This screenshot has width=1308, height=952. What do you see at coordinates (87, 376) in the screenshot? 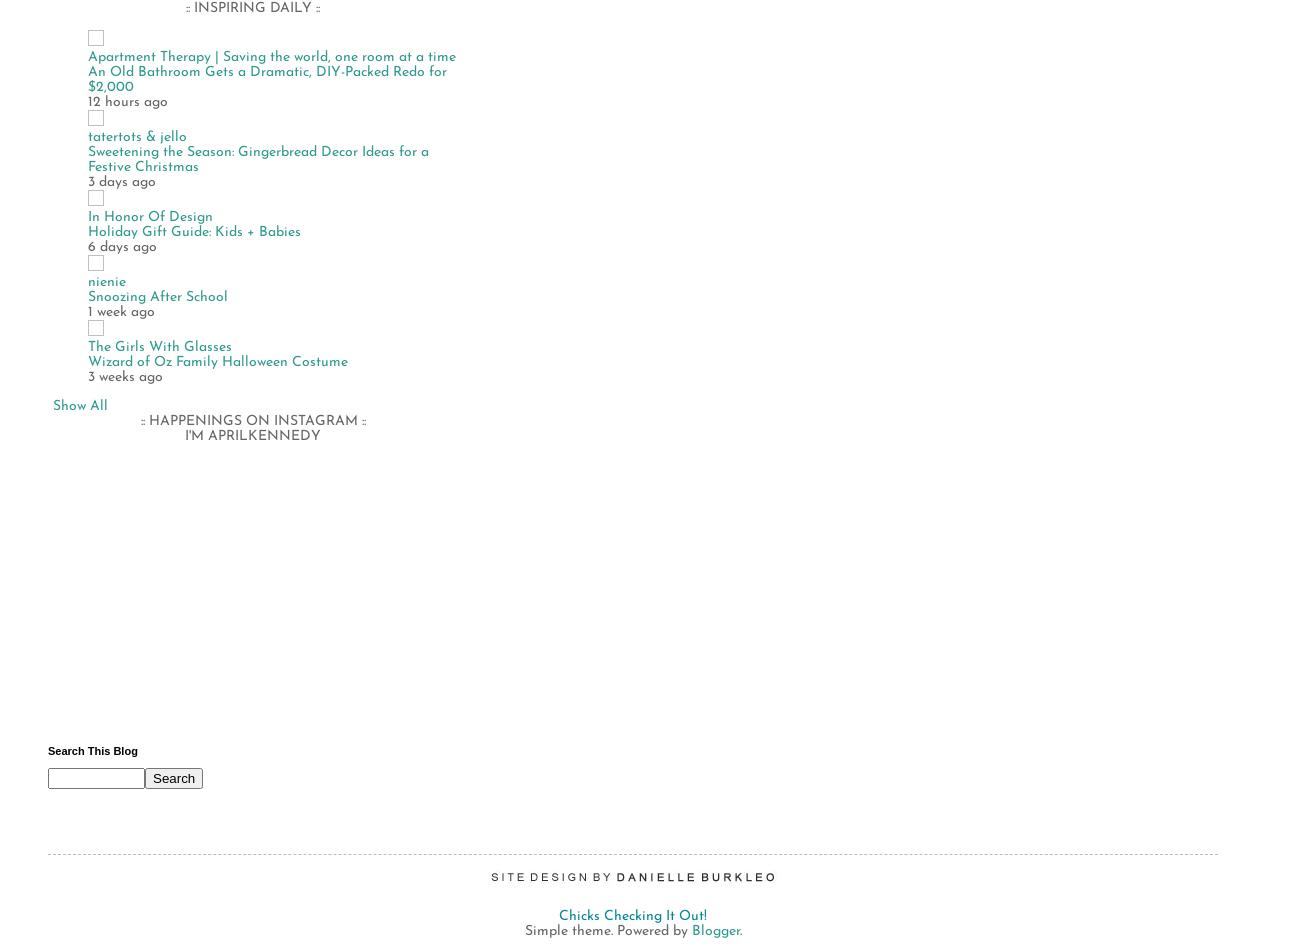
I see `'3 weeks ago'` at bounding box center [87, 376].